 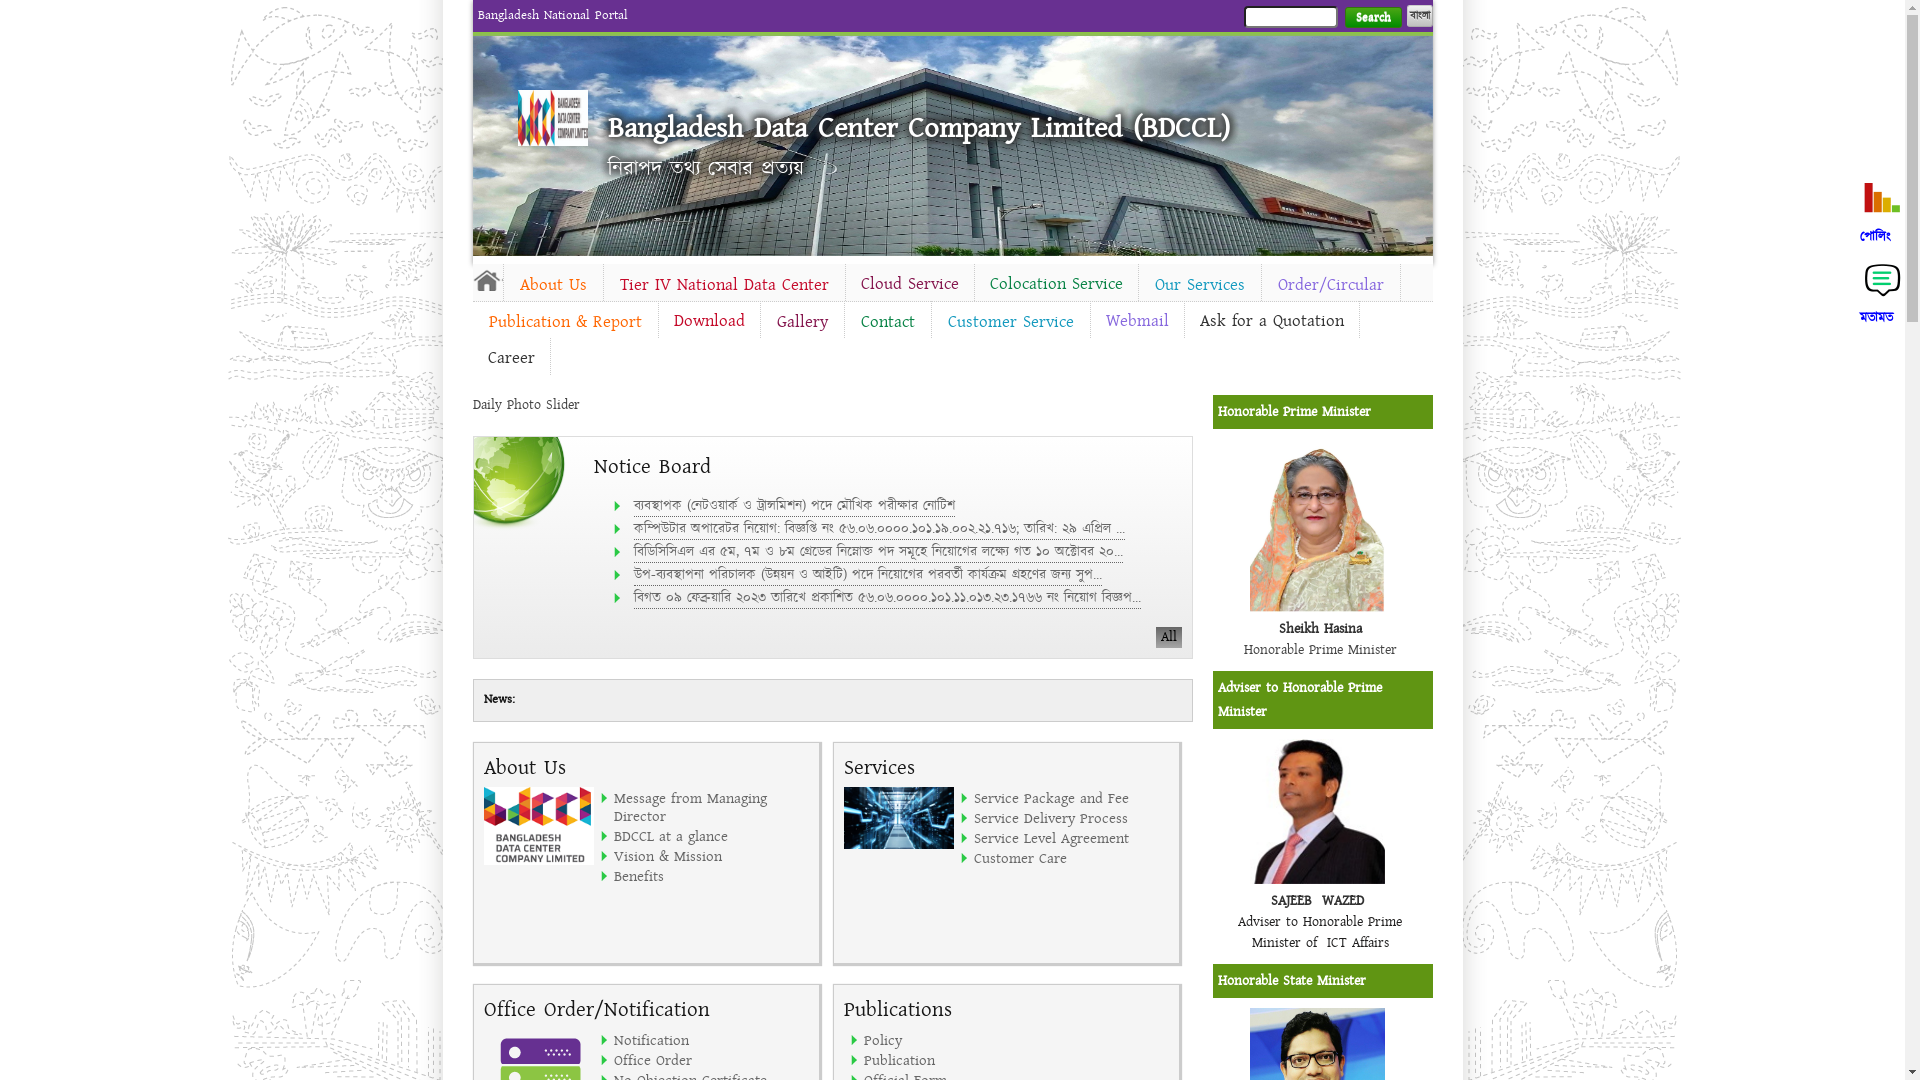 I want to click on 'Home', so click(x=486, y=280).